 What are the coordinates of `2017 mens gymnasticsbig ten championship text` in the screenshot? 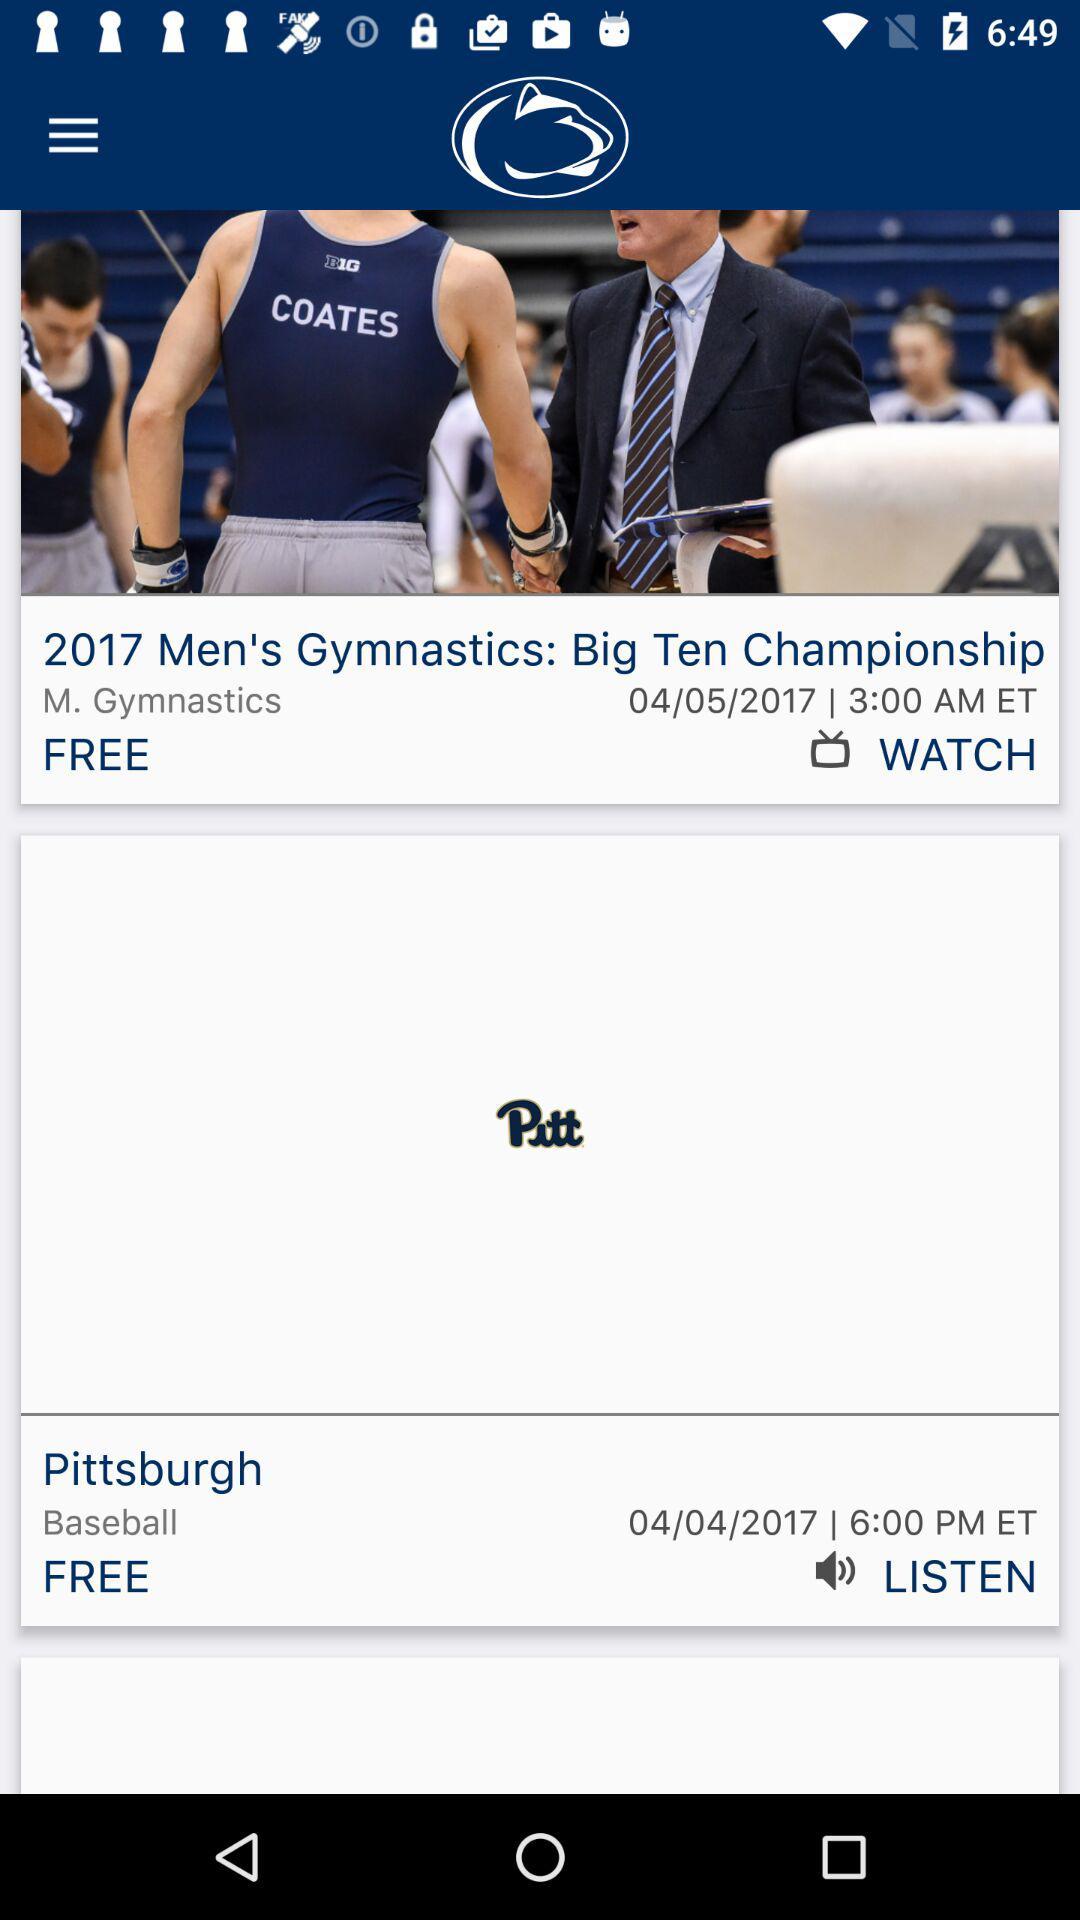 It's located at (540, 514).